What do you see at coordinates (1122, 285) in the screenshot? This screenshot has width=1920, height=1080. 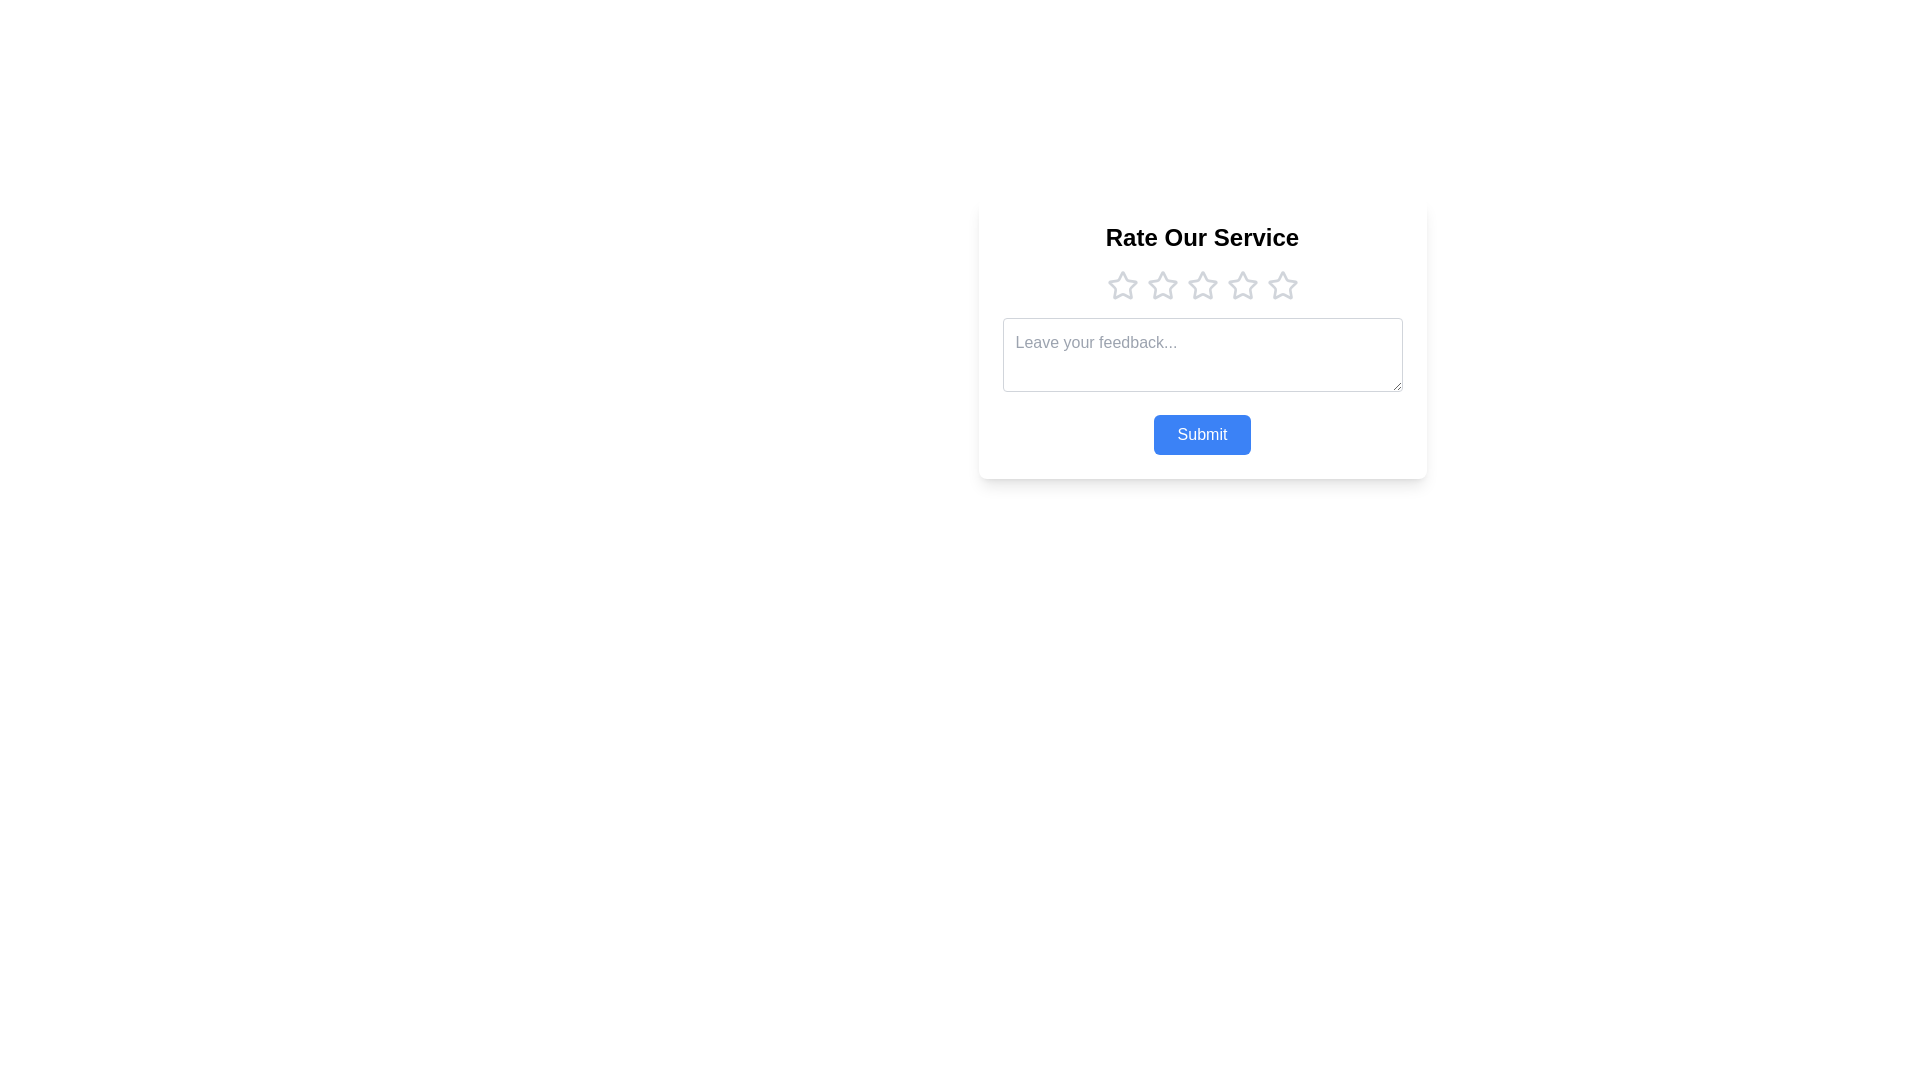 I see `the first star button in the rating system` at bounding box center [1122, 285].